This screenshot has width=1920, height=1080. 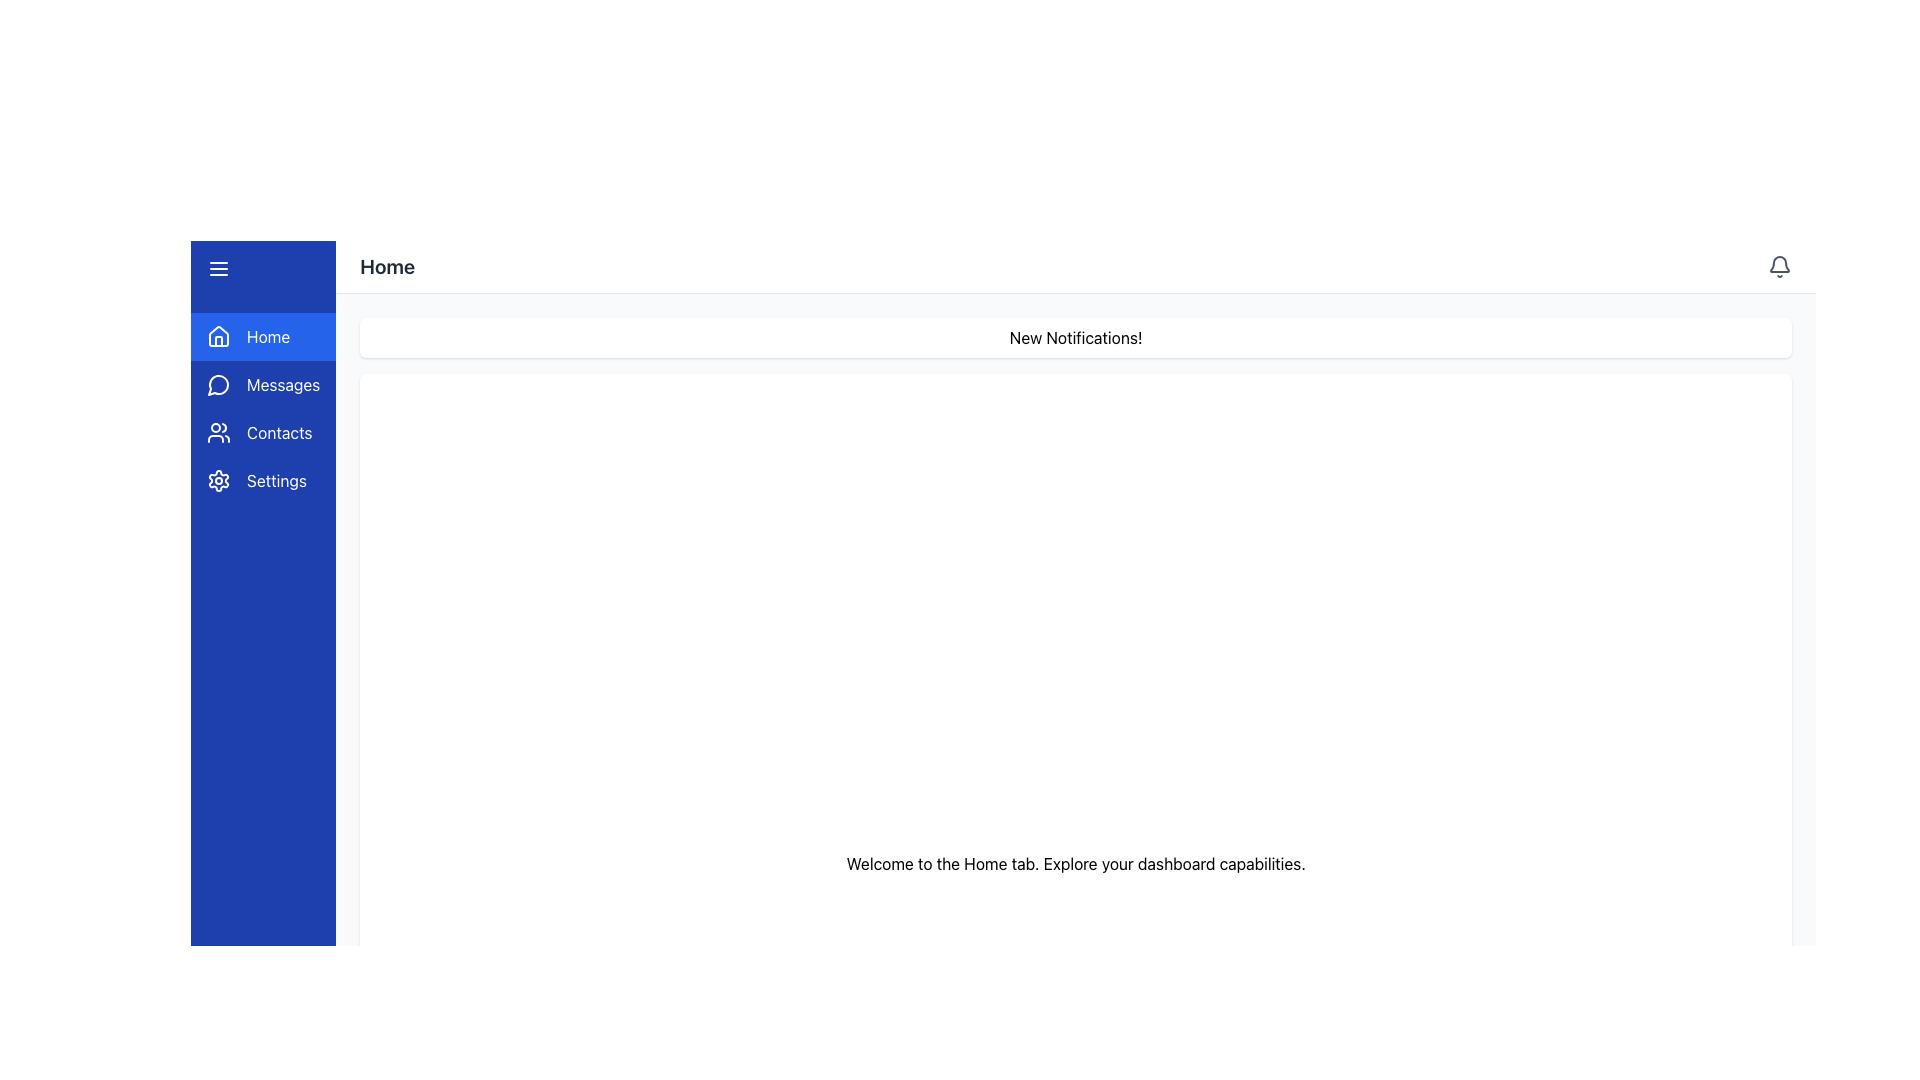 What do you see at coordinates (219, 481) in the screenshot?
I see `the gear icon located in the left vertical sidebar, within the 'Settings' row` at bounding box center [219, 481].